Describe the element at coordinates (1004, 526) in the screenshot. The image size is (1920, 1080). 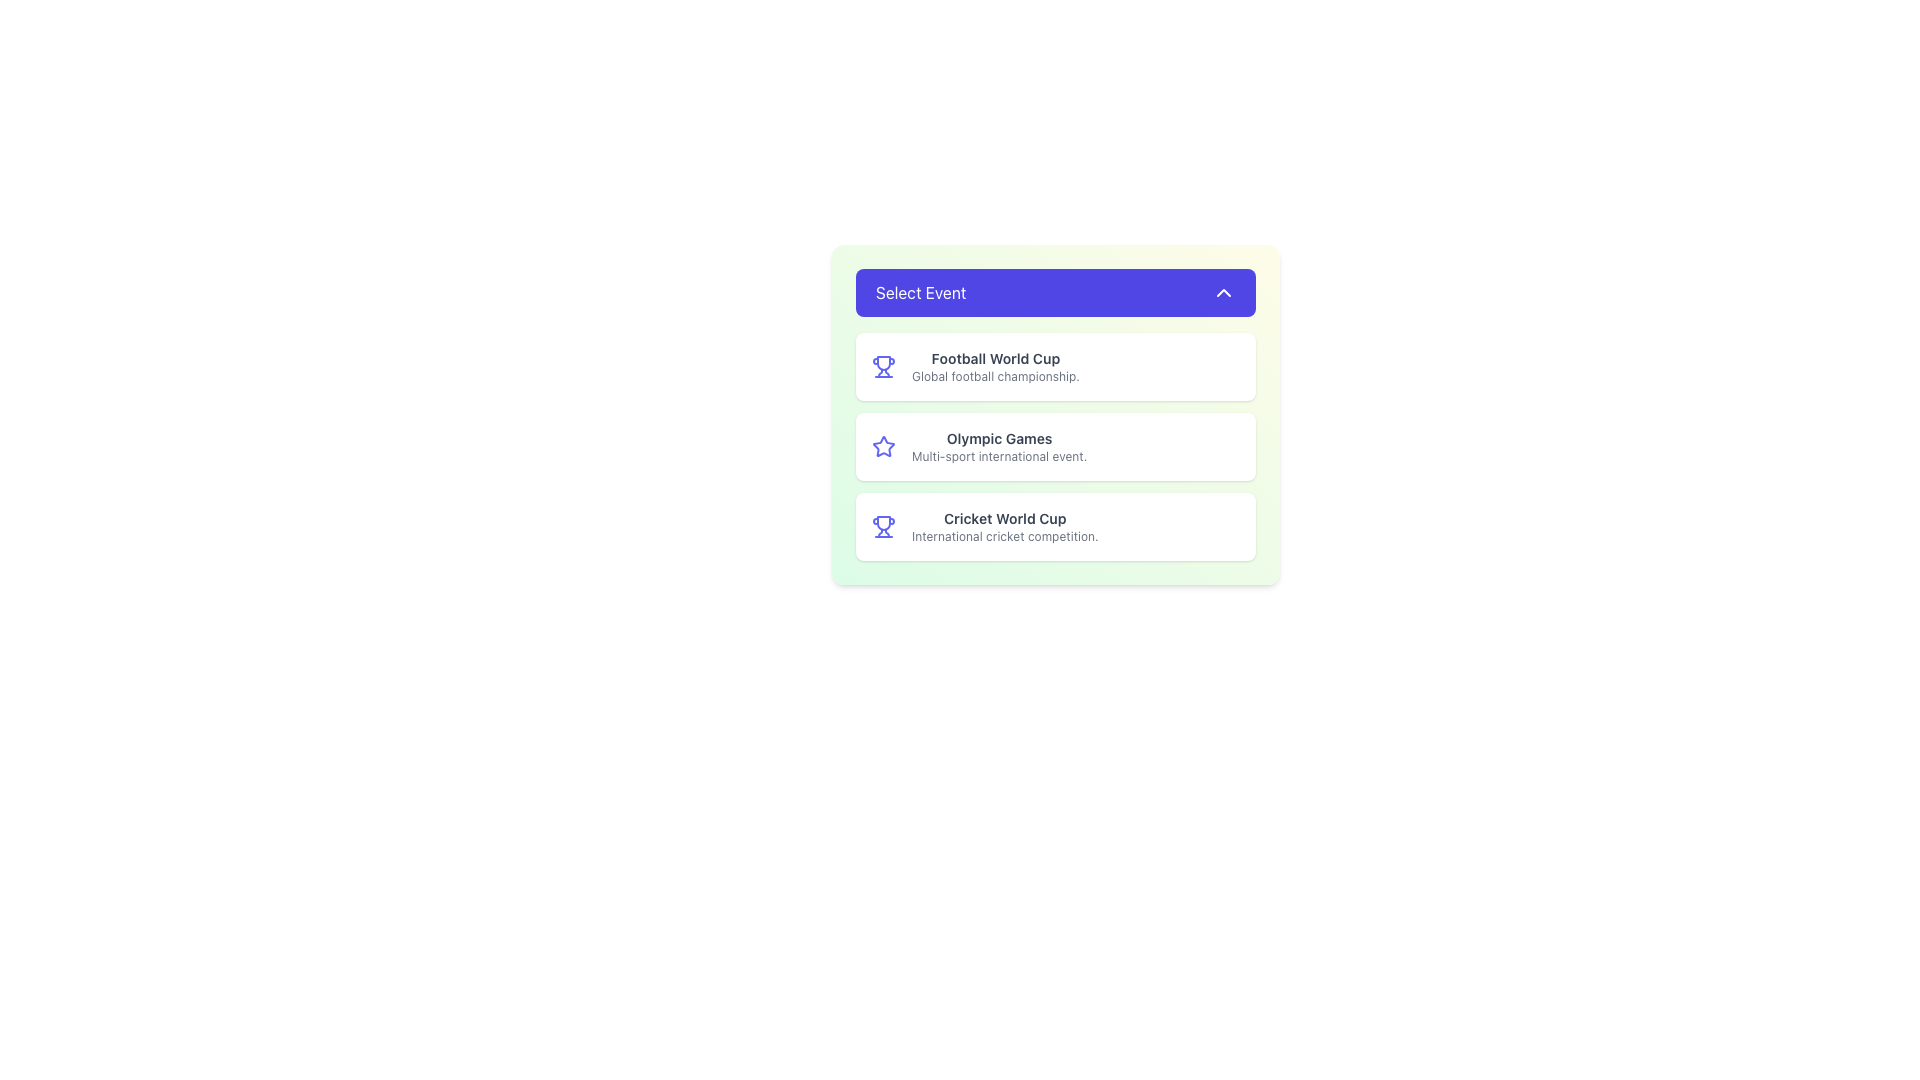
I see `the selectable list item titled 'Cricket World Cup'` at that location.